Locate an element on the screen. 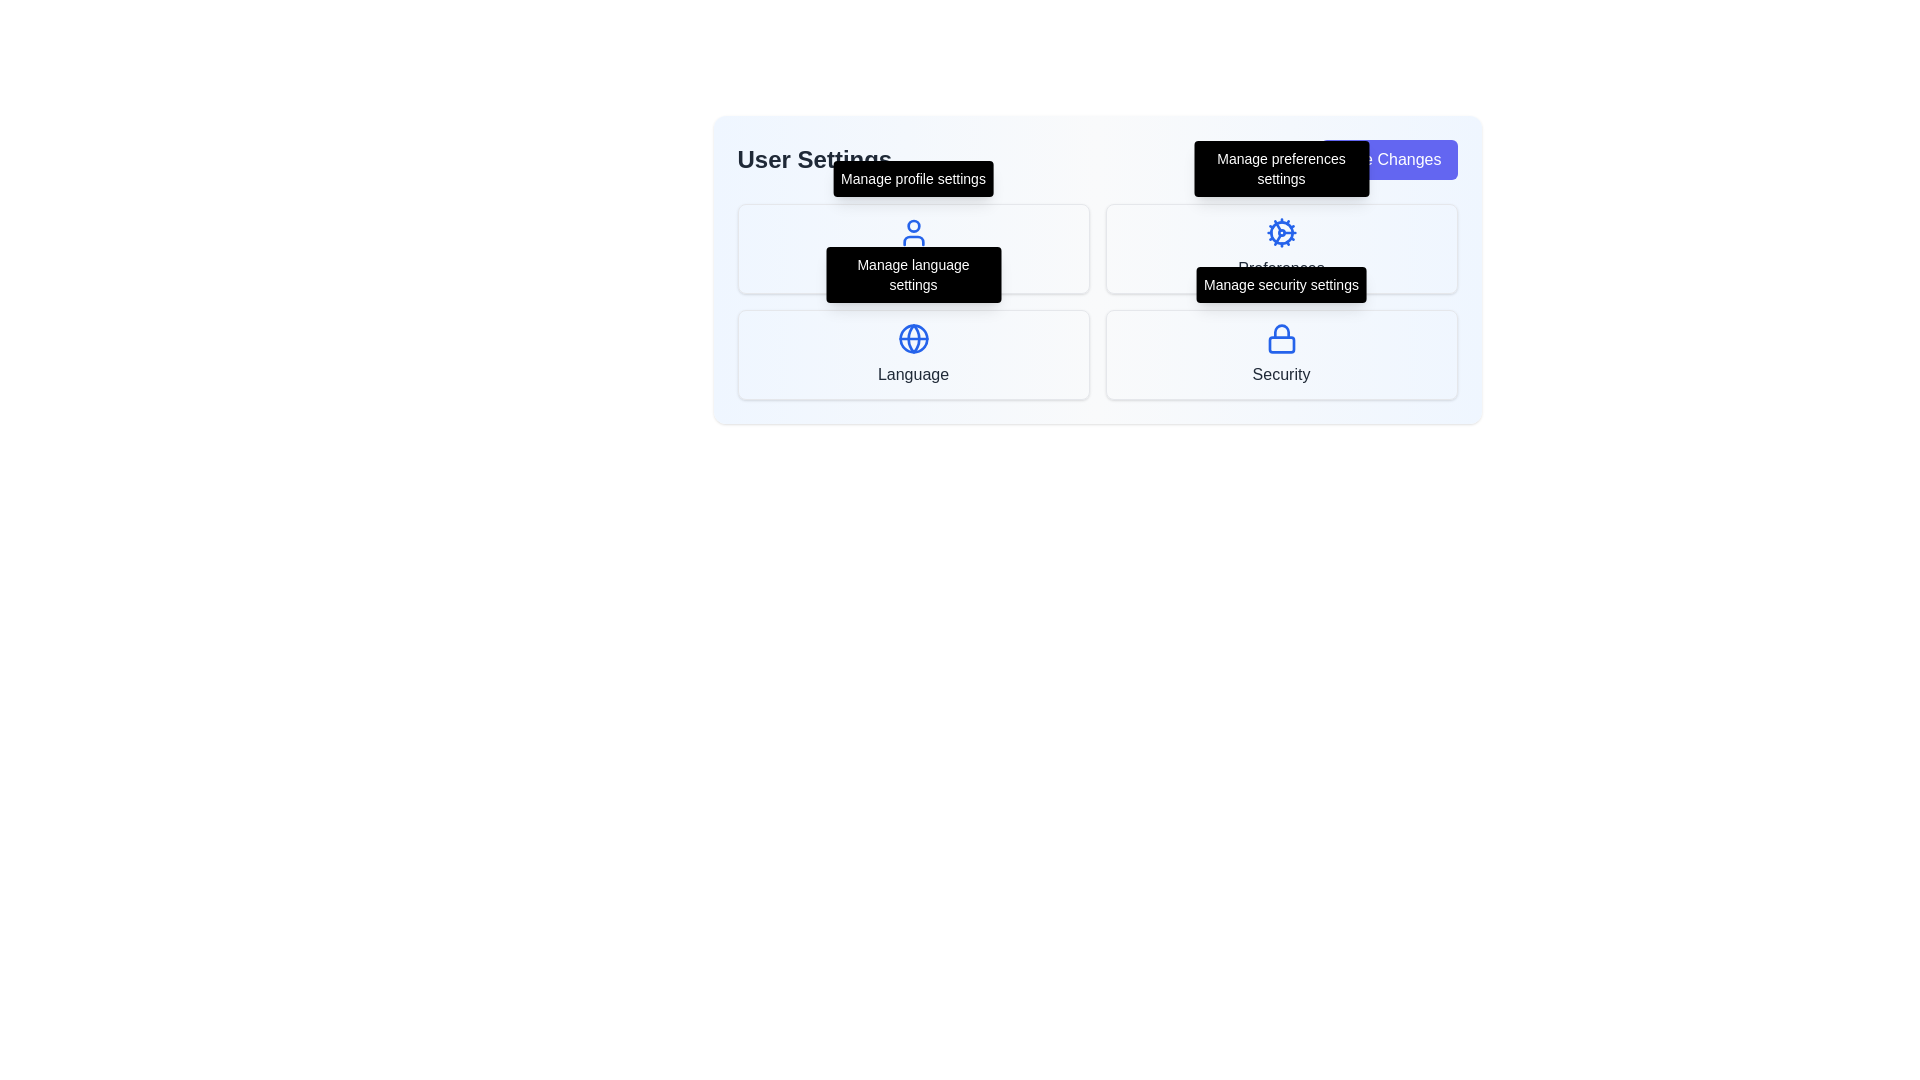 The height and width of the screenshot is (1080, 1920). the Tooltip that provides additional information about the 'Language' button in the 'User Settings' interface is located at coordinates (912, 274).